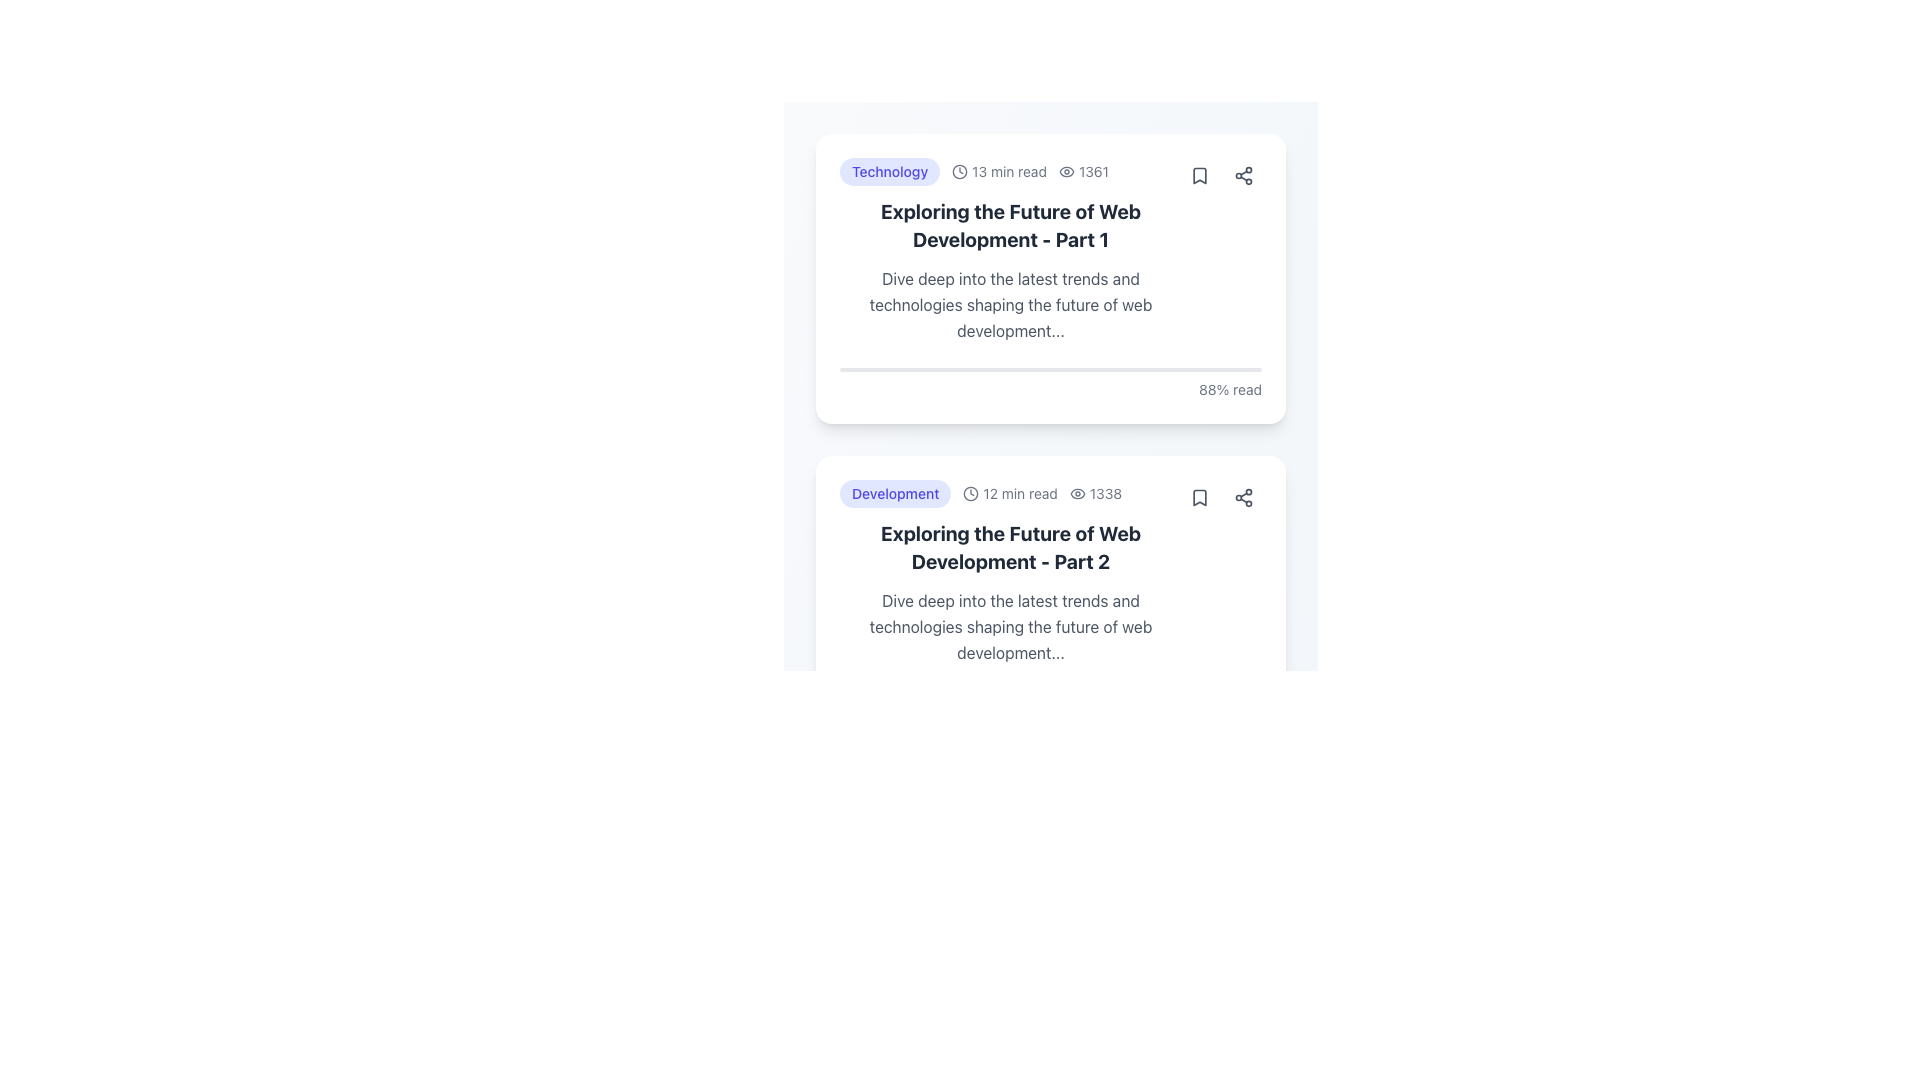  Describe the element at coordinates (1065, 171) in the screenshot. I see `the view count icon located in the top article card, positioned to the right of the '13 min read' label and left of the number '1361'` at that location.